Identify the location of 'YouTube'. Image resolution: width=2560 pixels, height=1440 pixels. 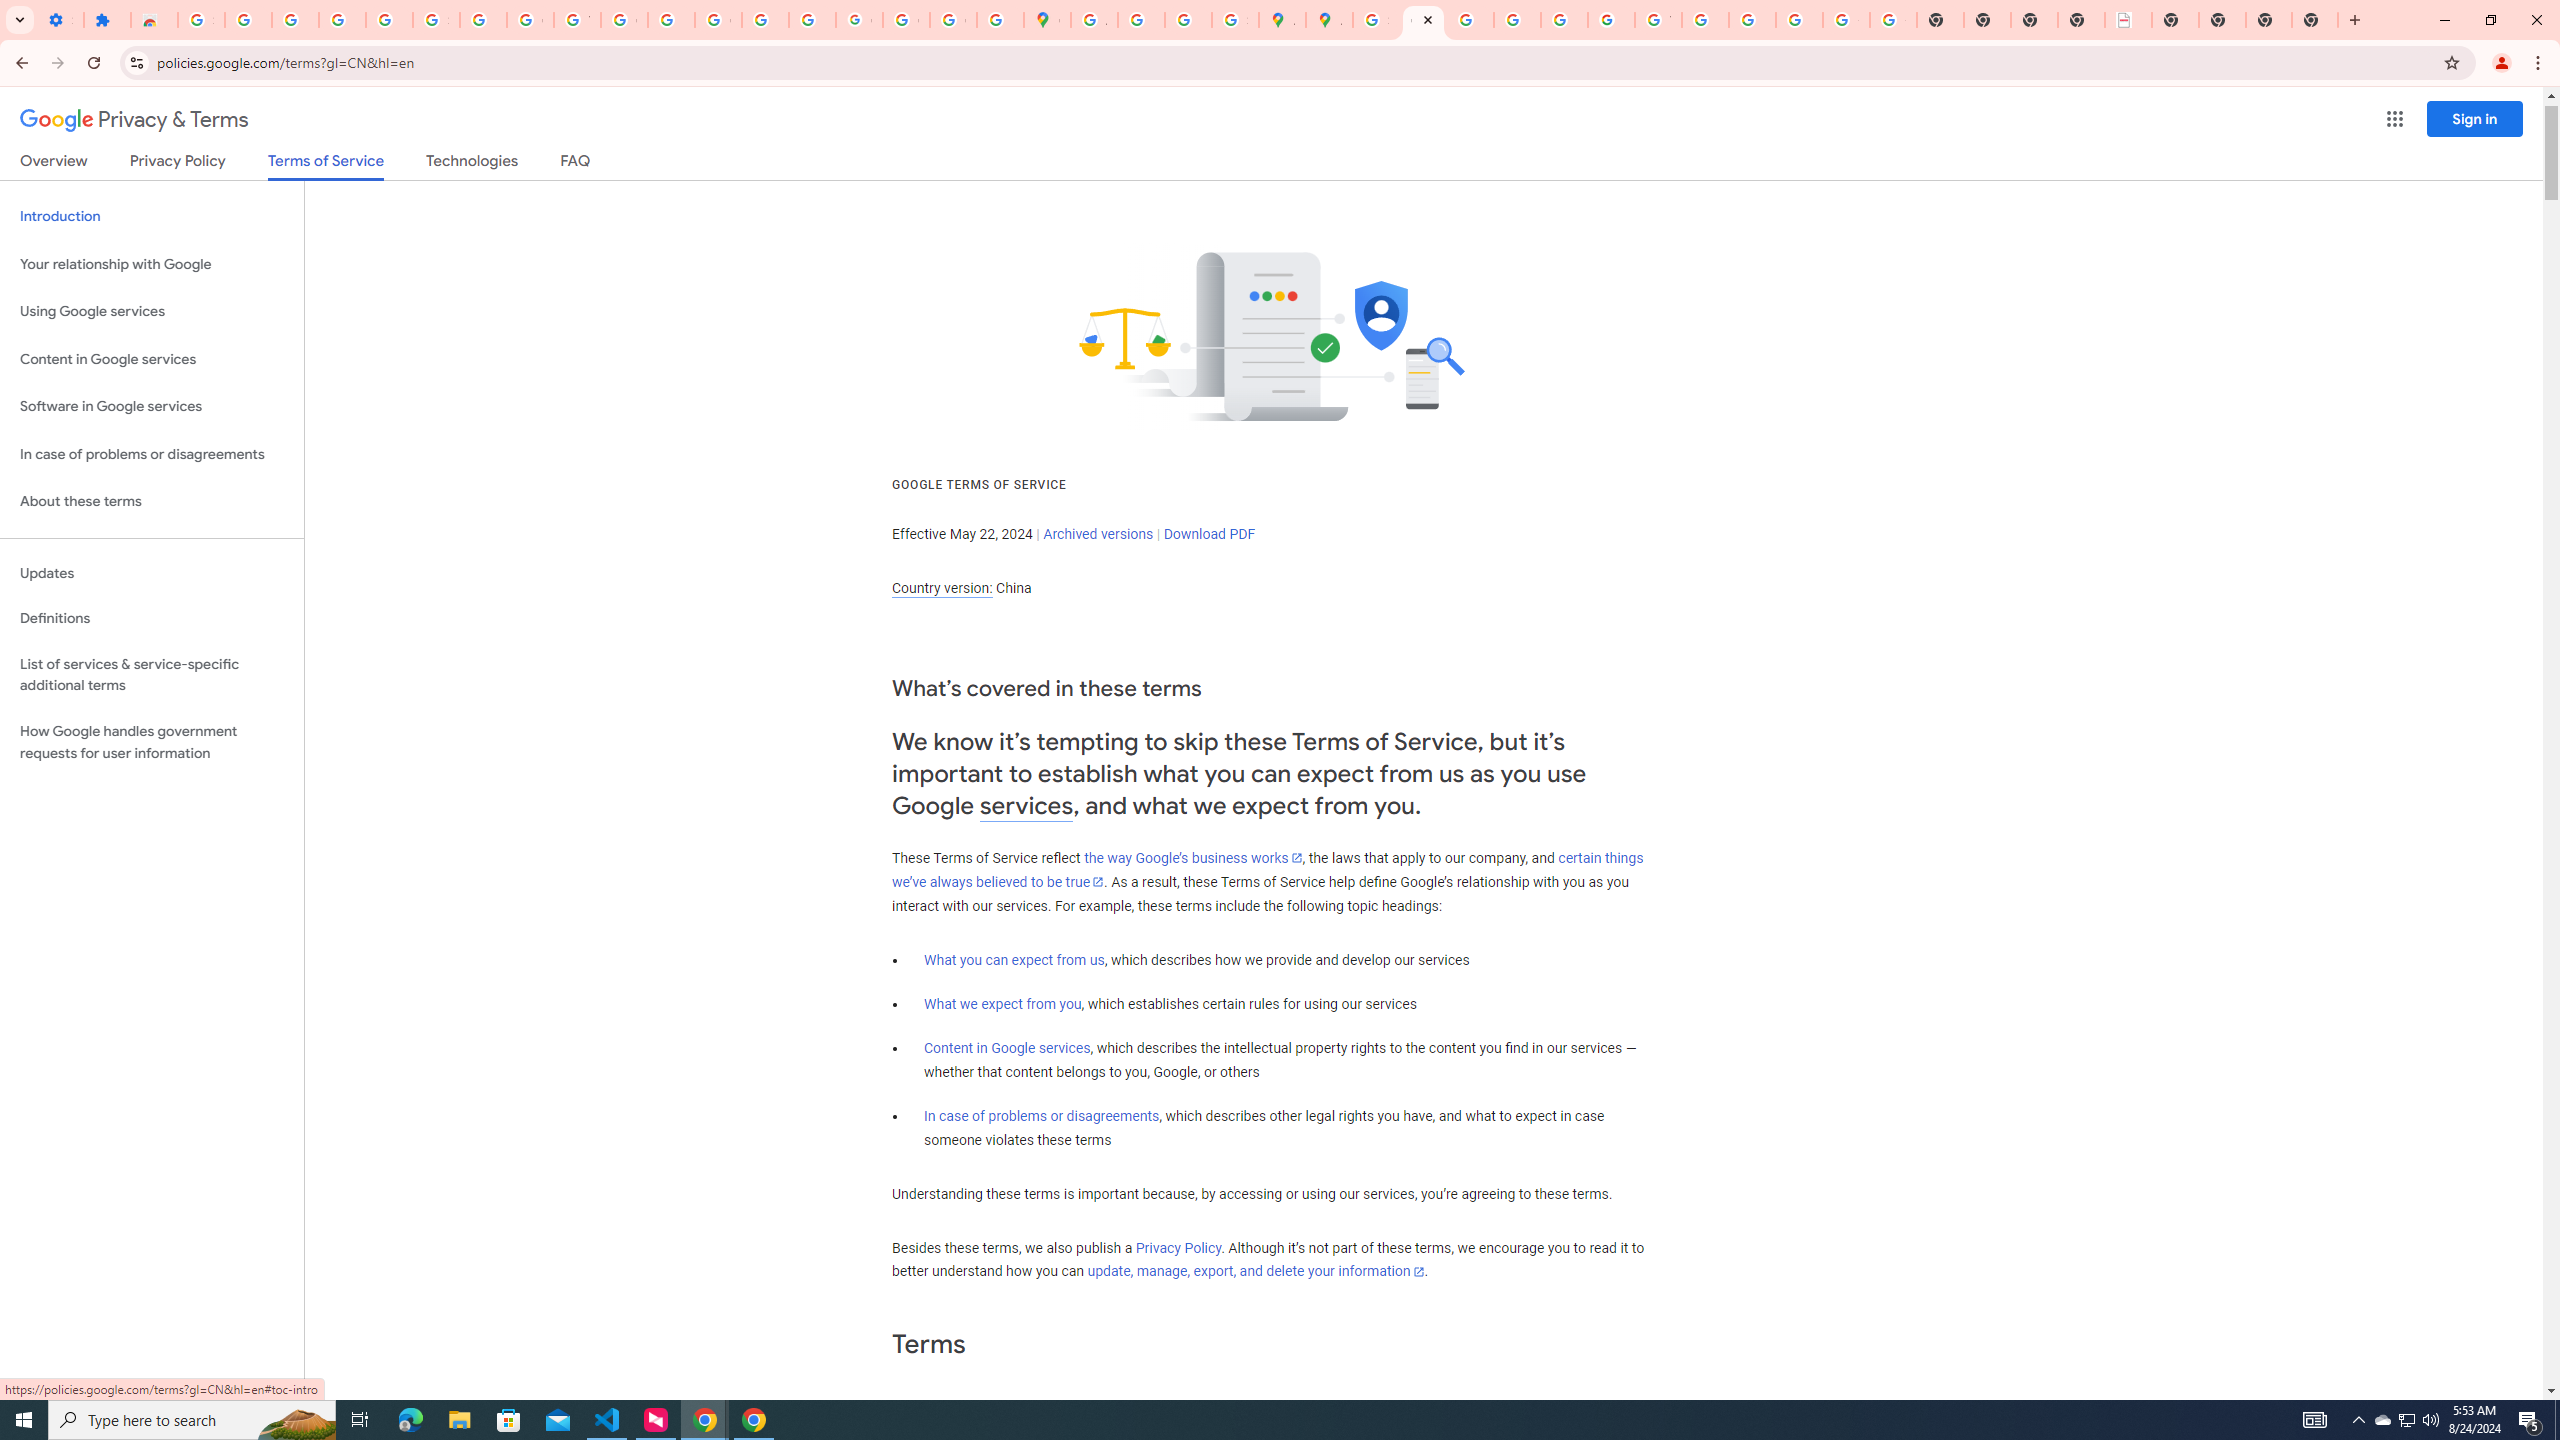
(576, 19).